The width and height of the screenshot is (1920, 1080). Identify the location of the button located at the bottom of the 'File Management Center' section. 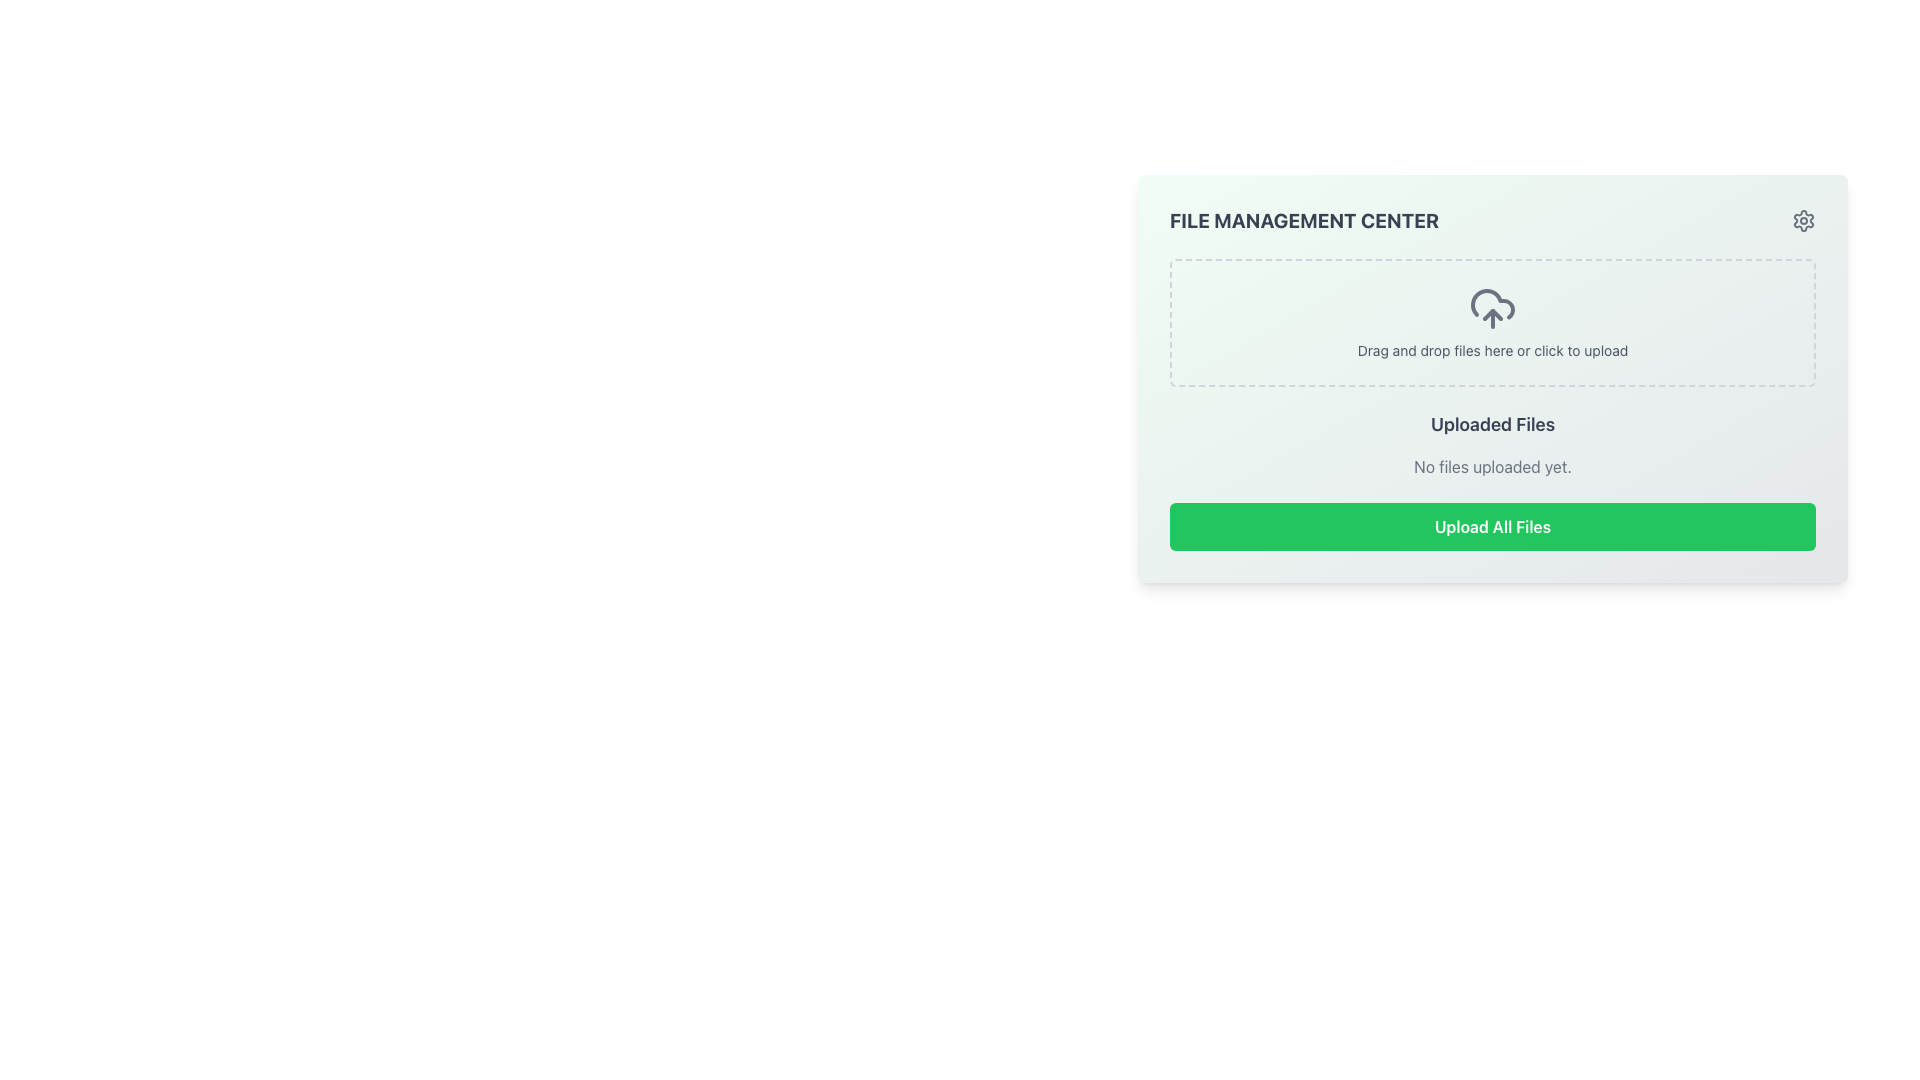
(1492, 526).